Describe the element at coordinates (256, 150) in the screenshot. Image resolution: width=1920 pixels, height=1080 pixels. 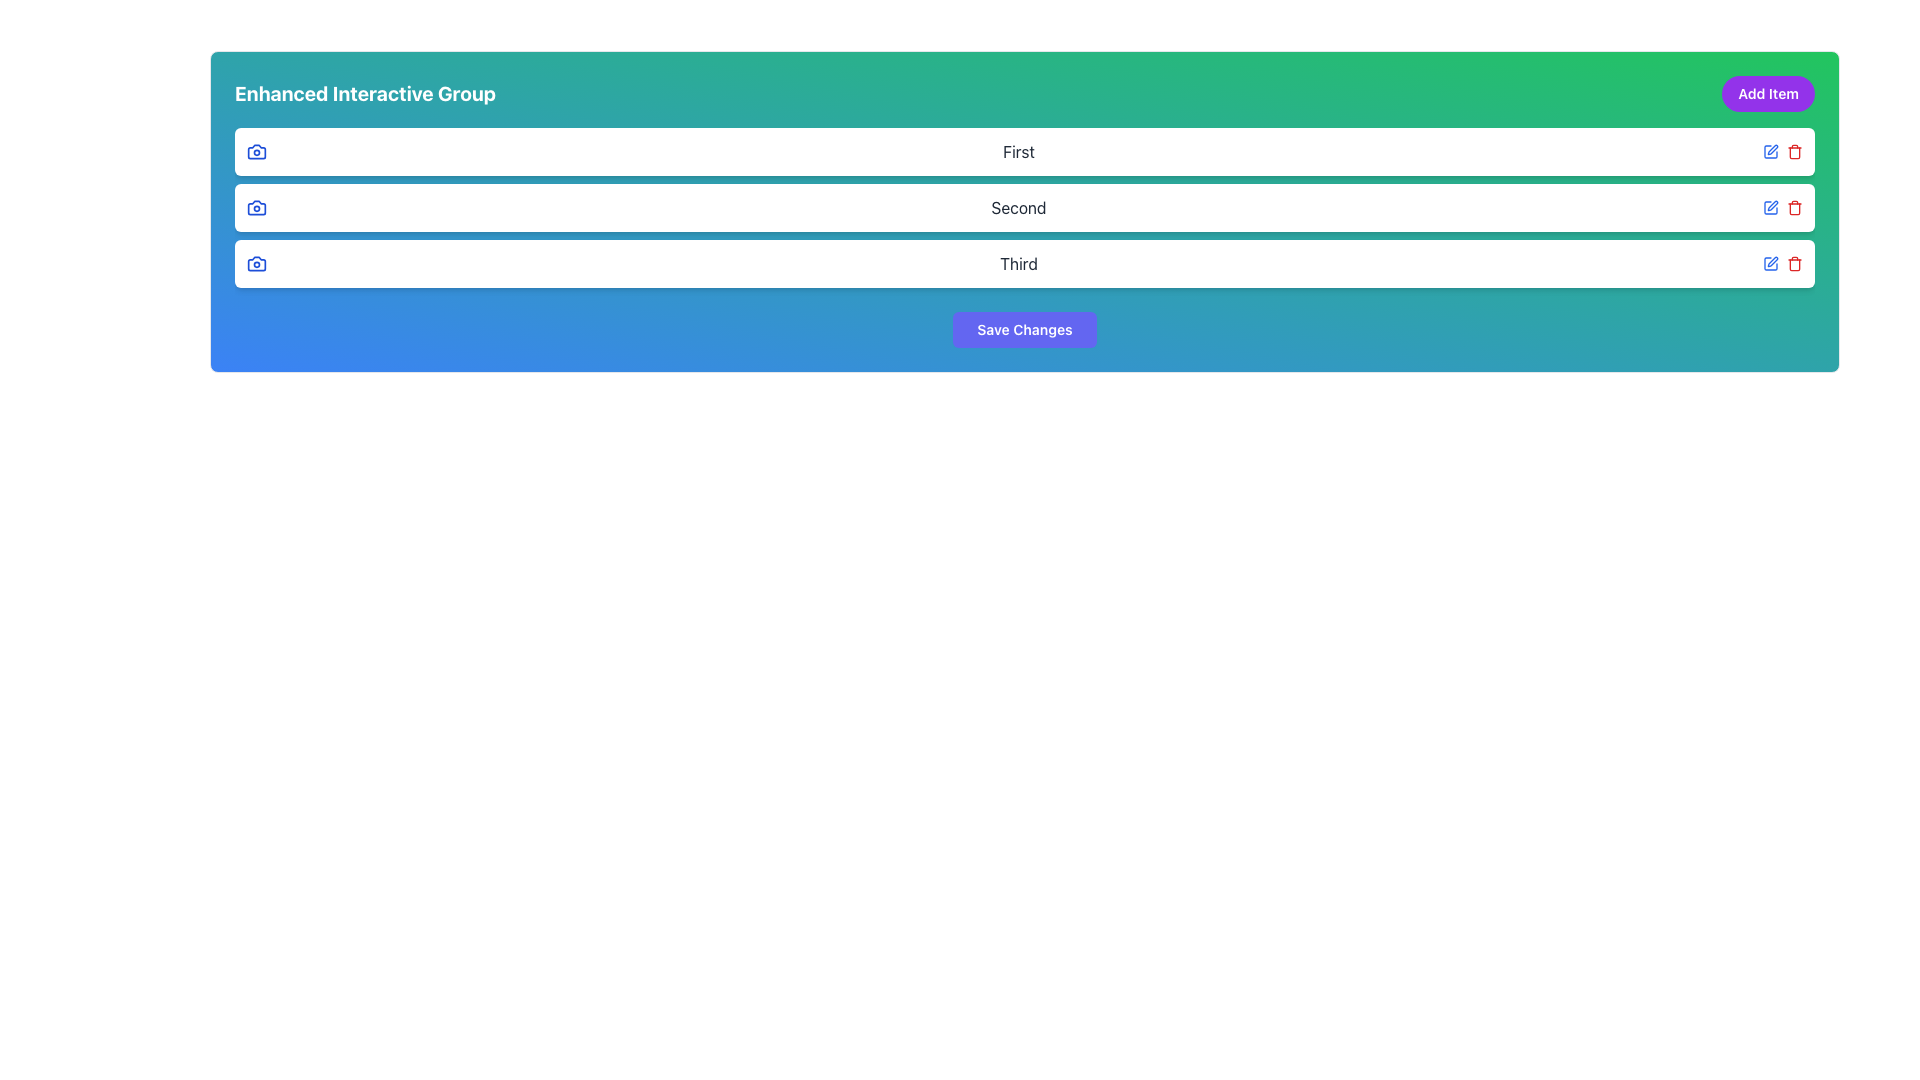
I see `the specific shape within the camera icon located at the left side of the first row in the 'Enhanced Interactive Group' section, characterized by its blue outline` at that location.